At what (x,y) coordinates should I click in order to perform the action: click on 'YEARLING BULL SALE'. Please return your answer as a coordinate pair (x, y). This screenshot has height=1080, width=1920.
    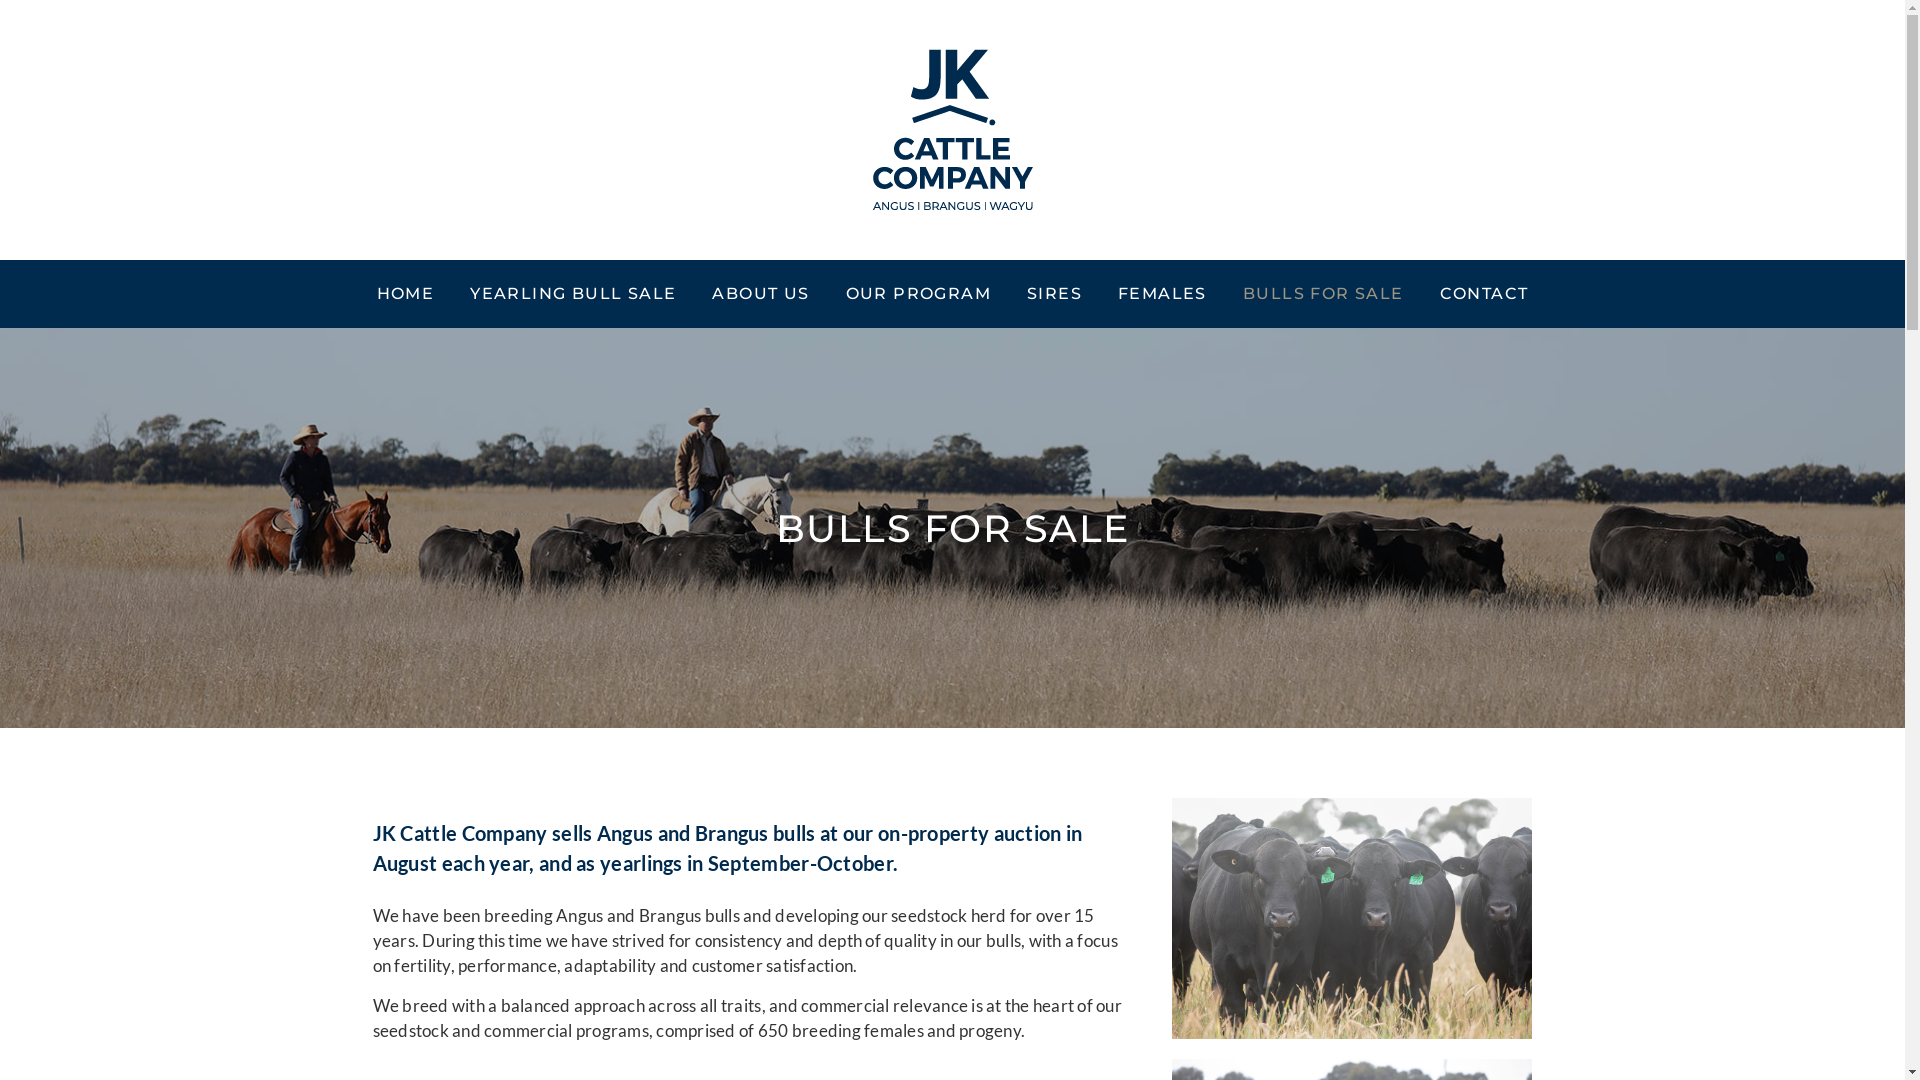
    Looking at the image, I should click on (571, 293).